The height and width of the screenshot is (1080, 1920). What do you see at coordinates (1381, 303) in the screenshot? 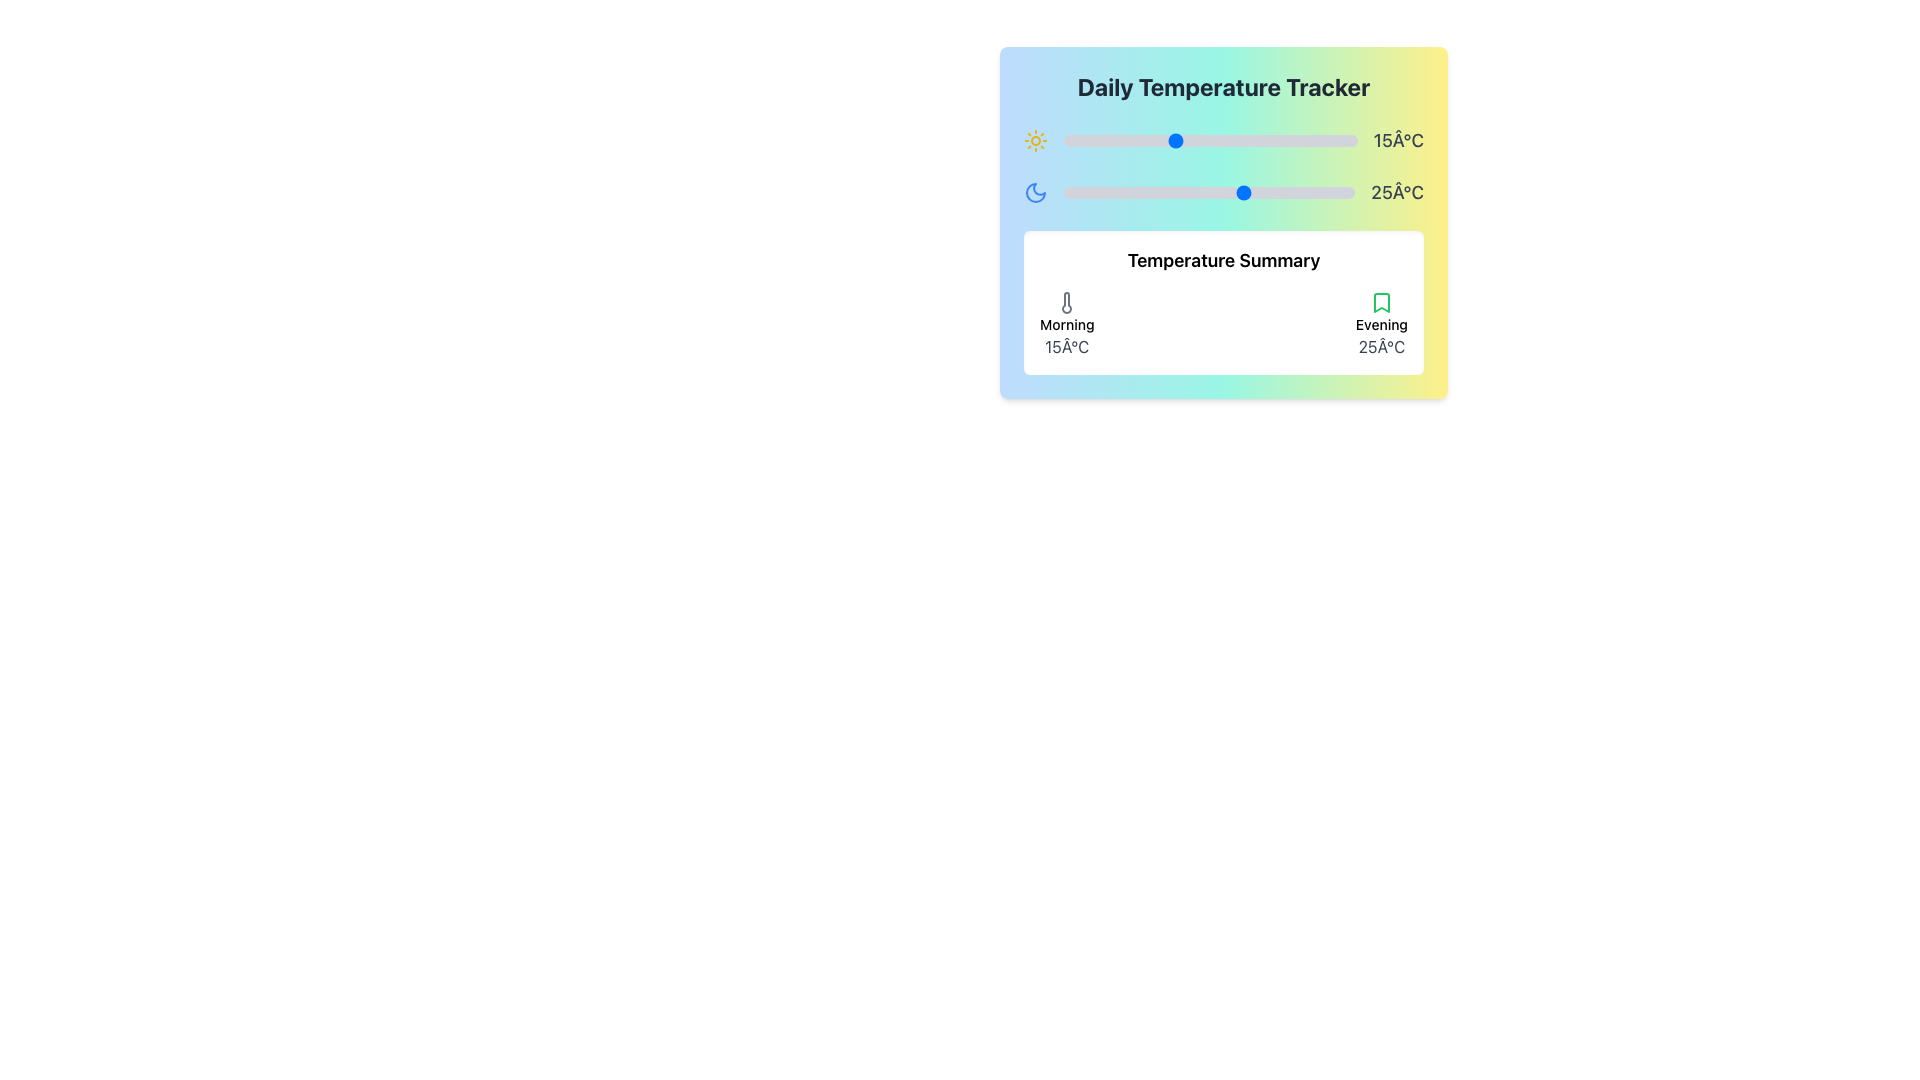
I see `the decorative SVG icon in the 'Temperature Summary' section of the 'Daily Temperature Tracker', located adjacent to the 'Evening' label and its temperature reading, indicating the evening temperature` at bounding box center [1381, 303].